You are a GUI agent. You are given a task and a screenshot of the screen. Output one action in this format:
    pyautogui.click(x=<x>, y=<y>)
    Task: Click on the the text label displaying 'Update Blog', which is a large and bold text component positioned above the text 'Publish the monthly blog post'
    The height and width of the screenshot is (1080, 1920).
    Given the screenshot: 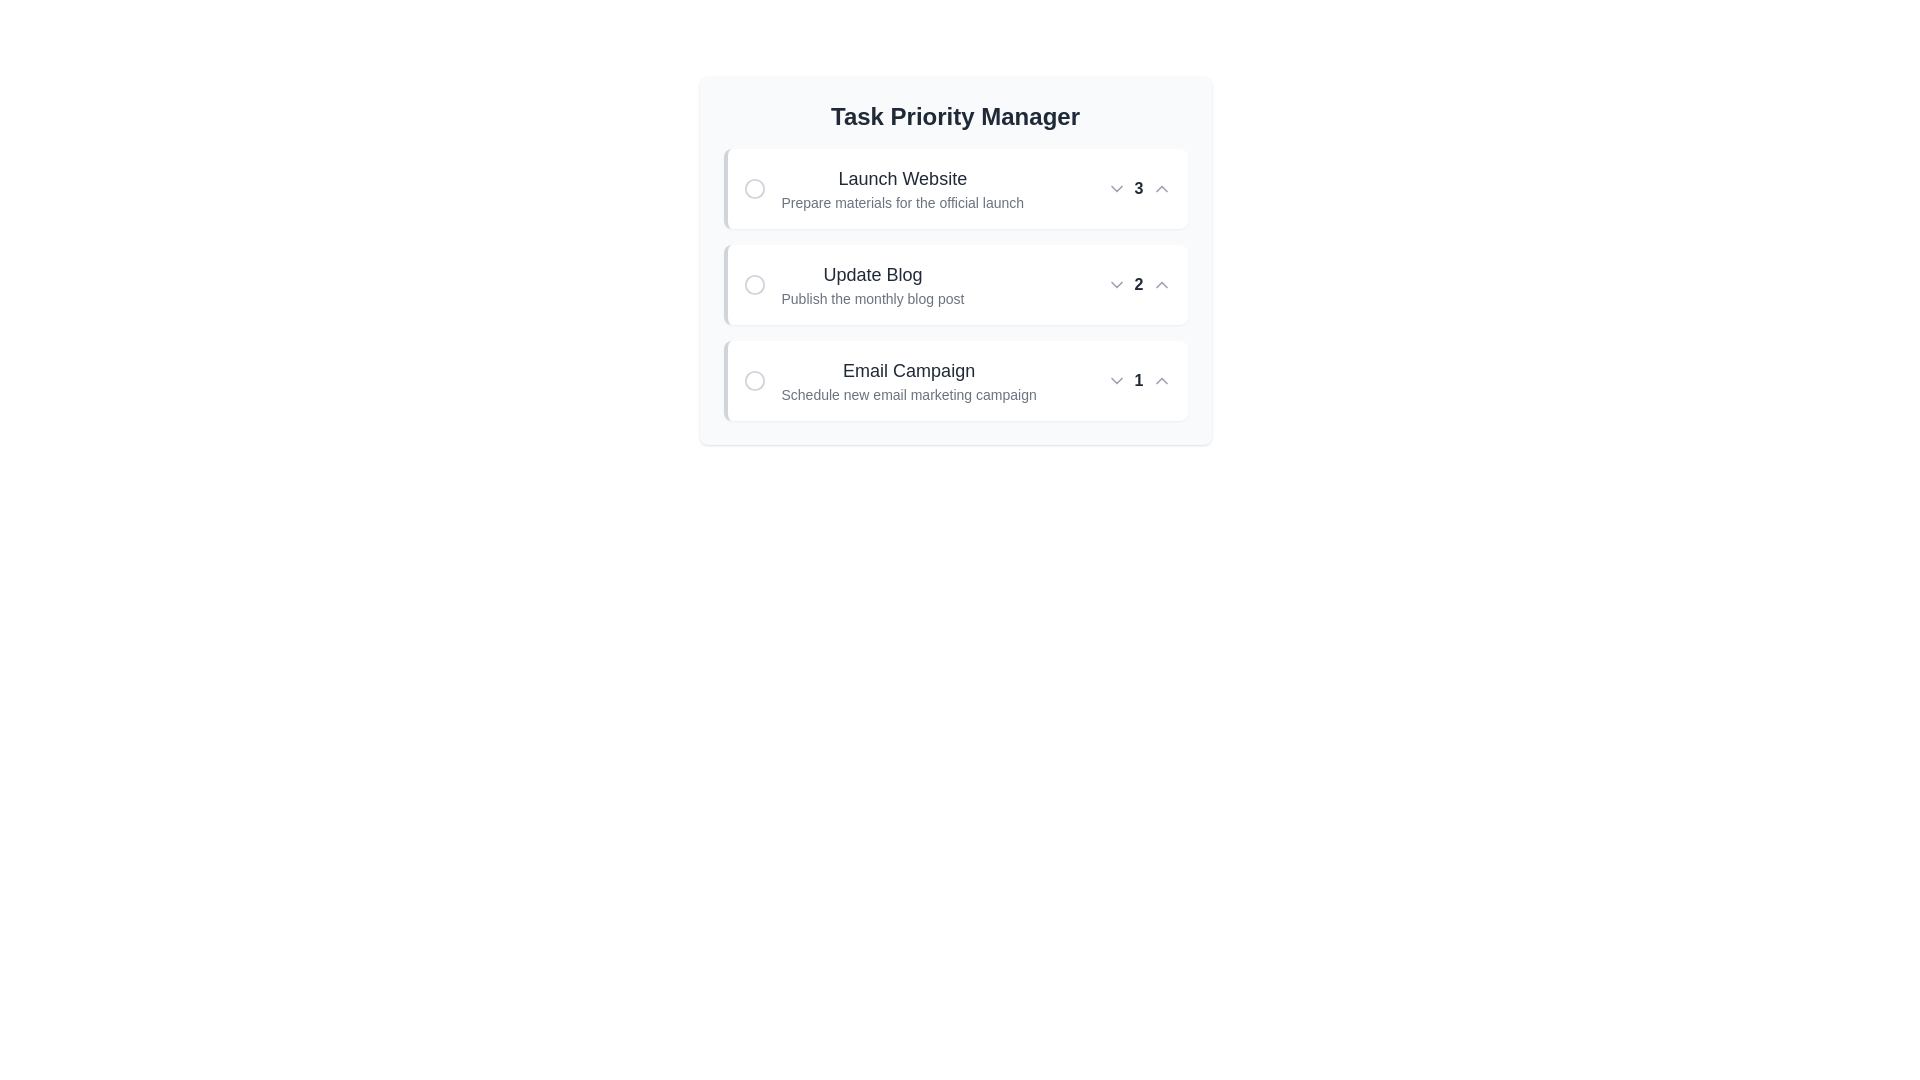 What is the action you would take?
    pyautogui.click(x=873, y=274)
    